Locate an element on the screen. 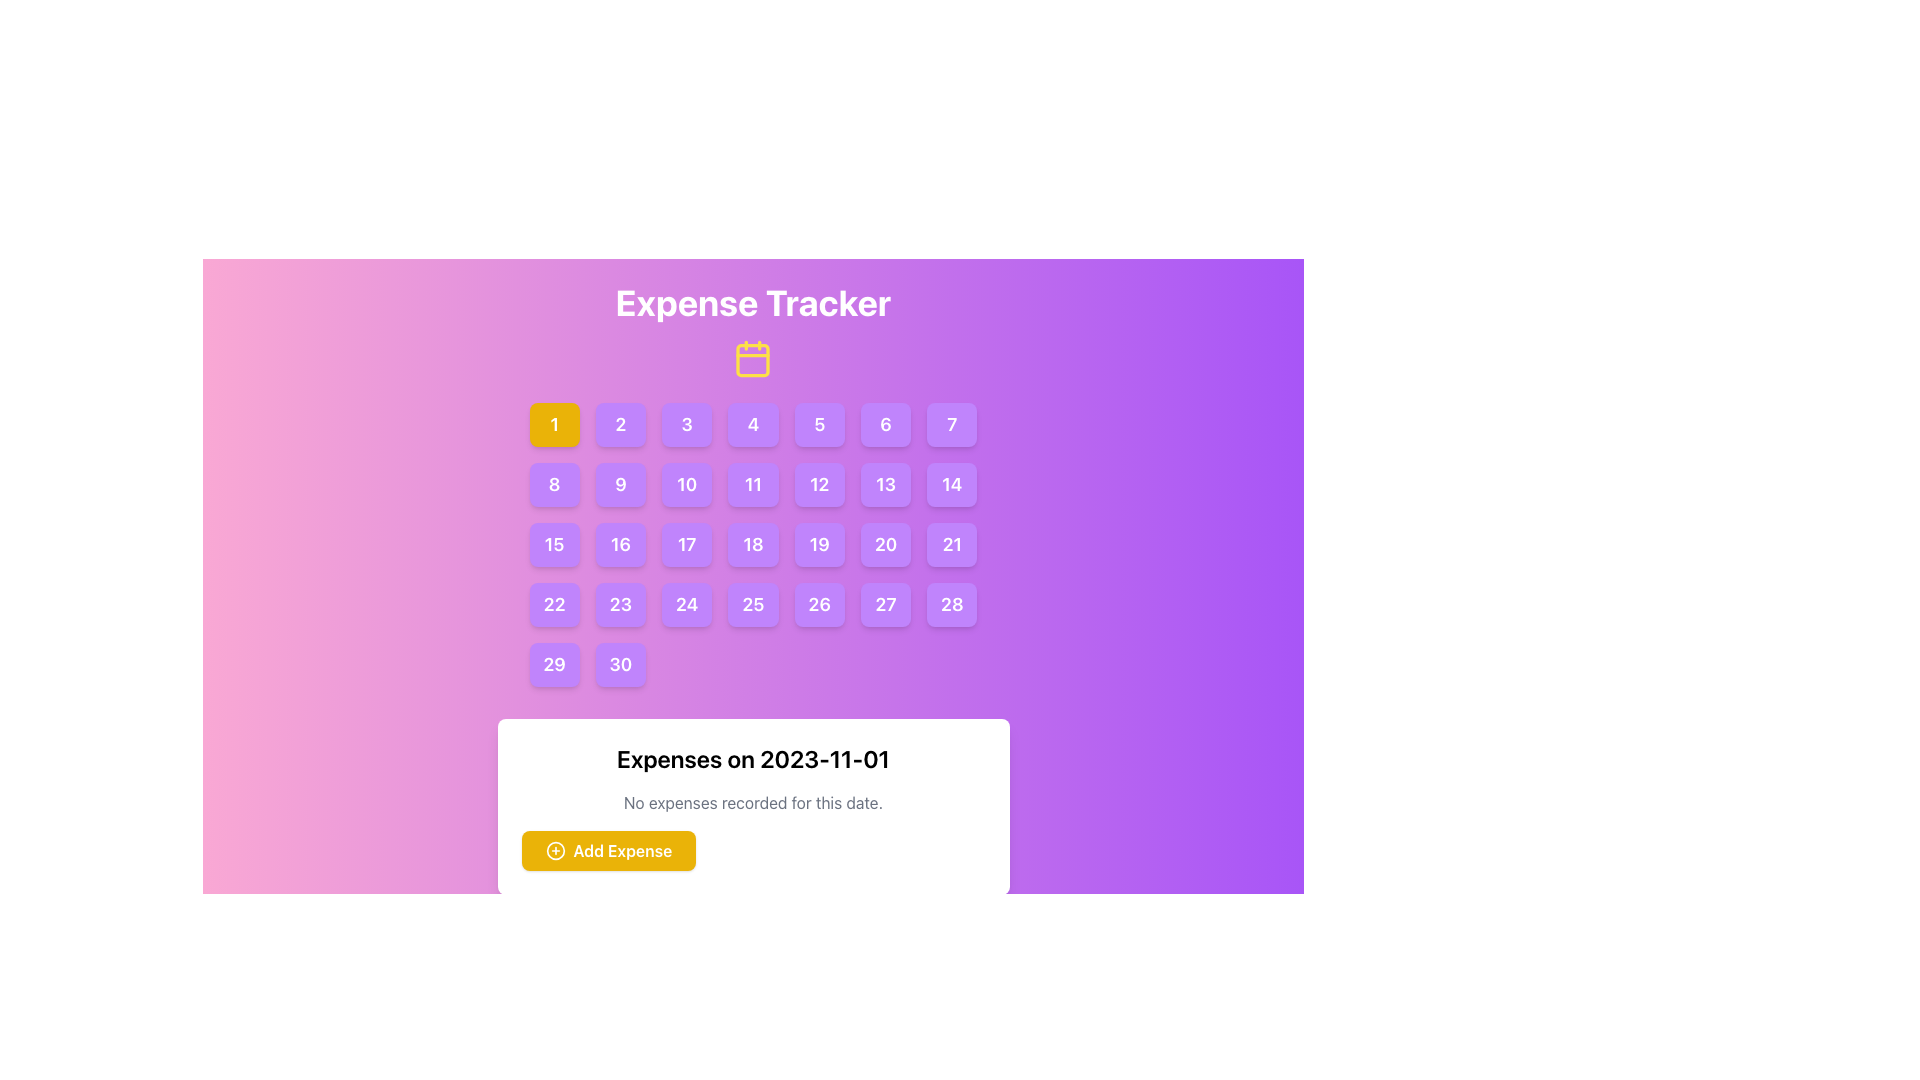  the square button with rounded corners and a purple background that contains the number '19' in white, located in the third row and fifth column of the calendar grid under the 'Expense Tracker' title is located at coordinates (819, 544).